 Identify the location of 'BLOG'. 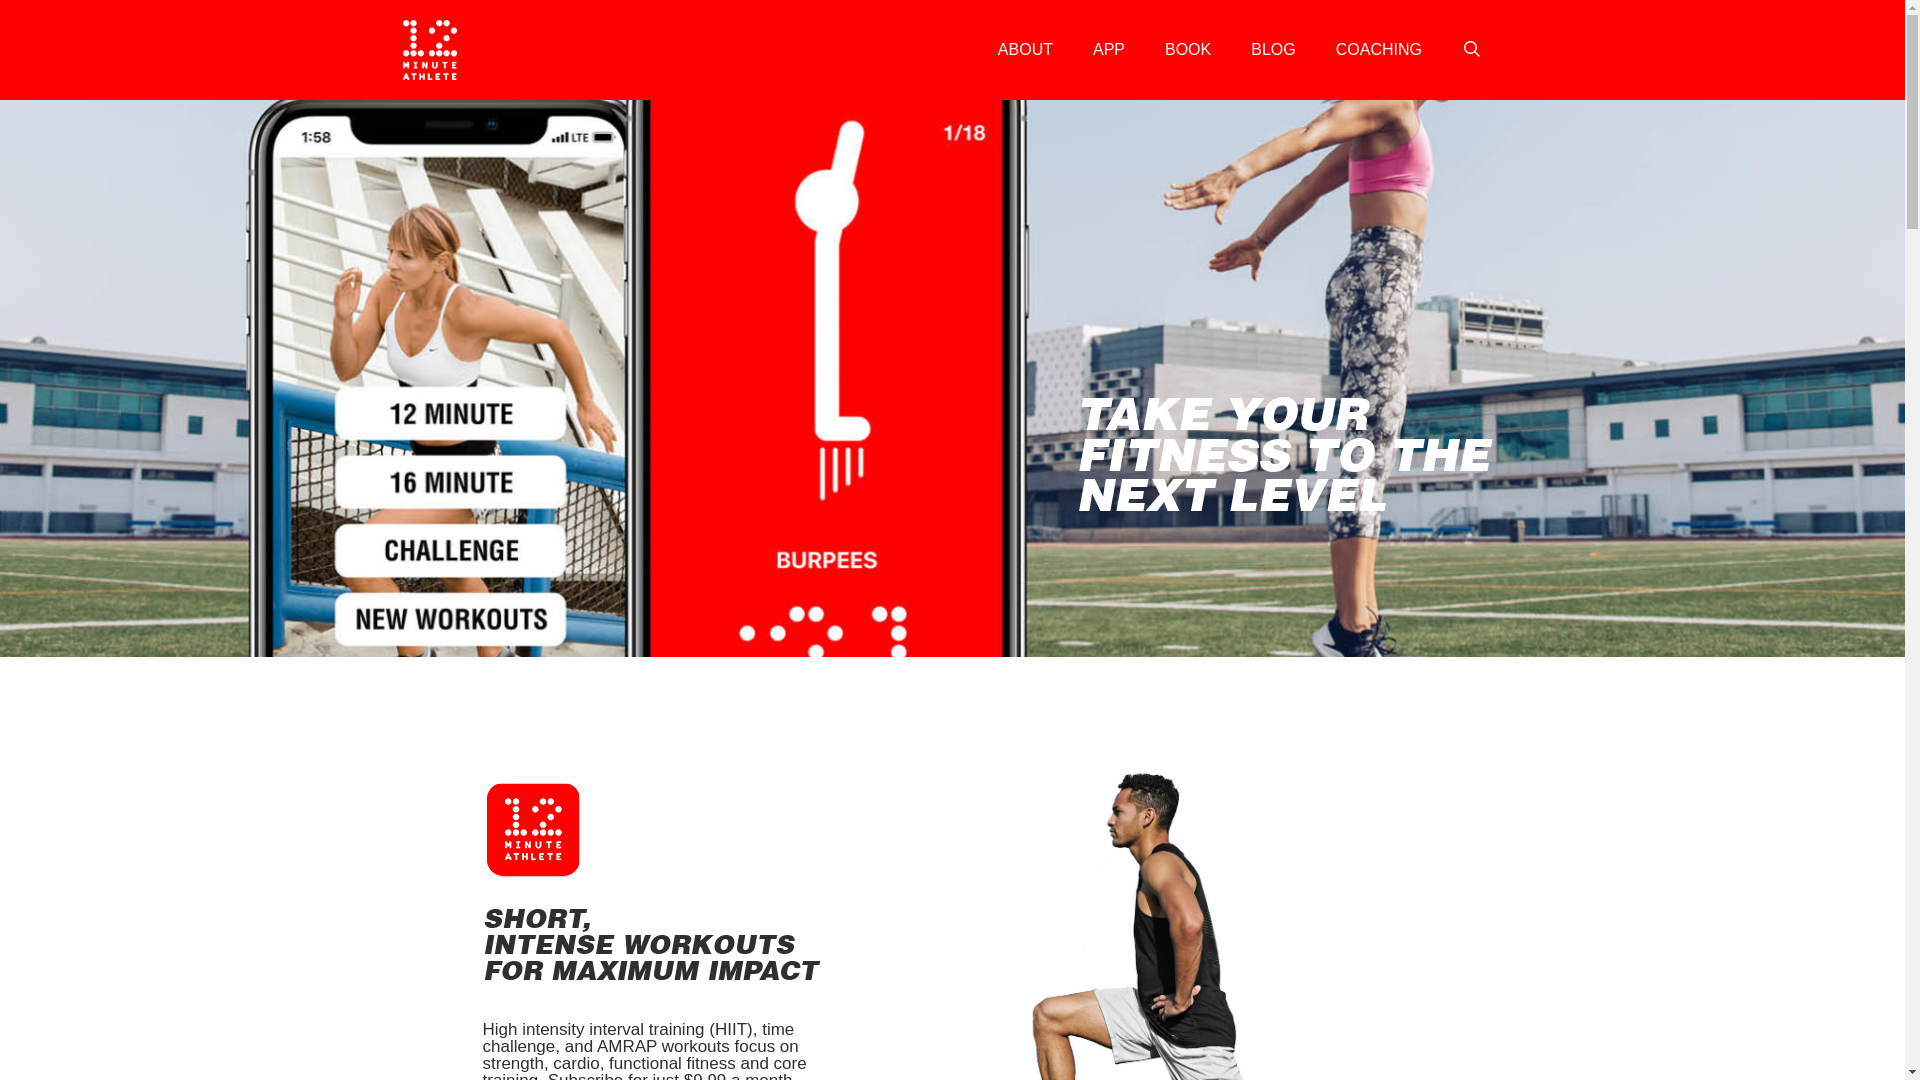
(1271, 49).